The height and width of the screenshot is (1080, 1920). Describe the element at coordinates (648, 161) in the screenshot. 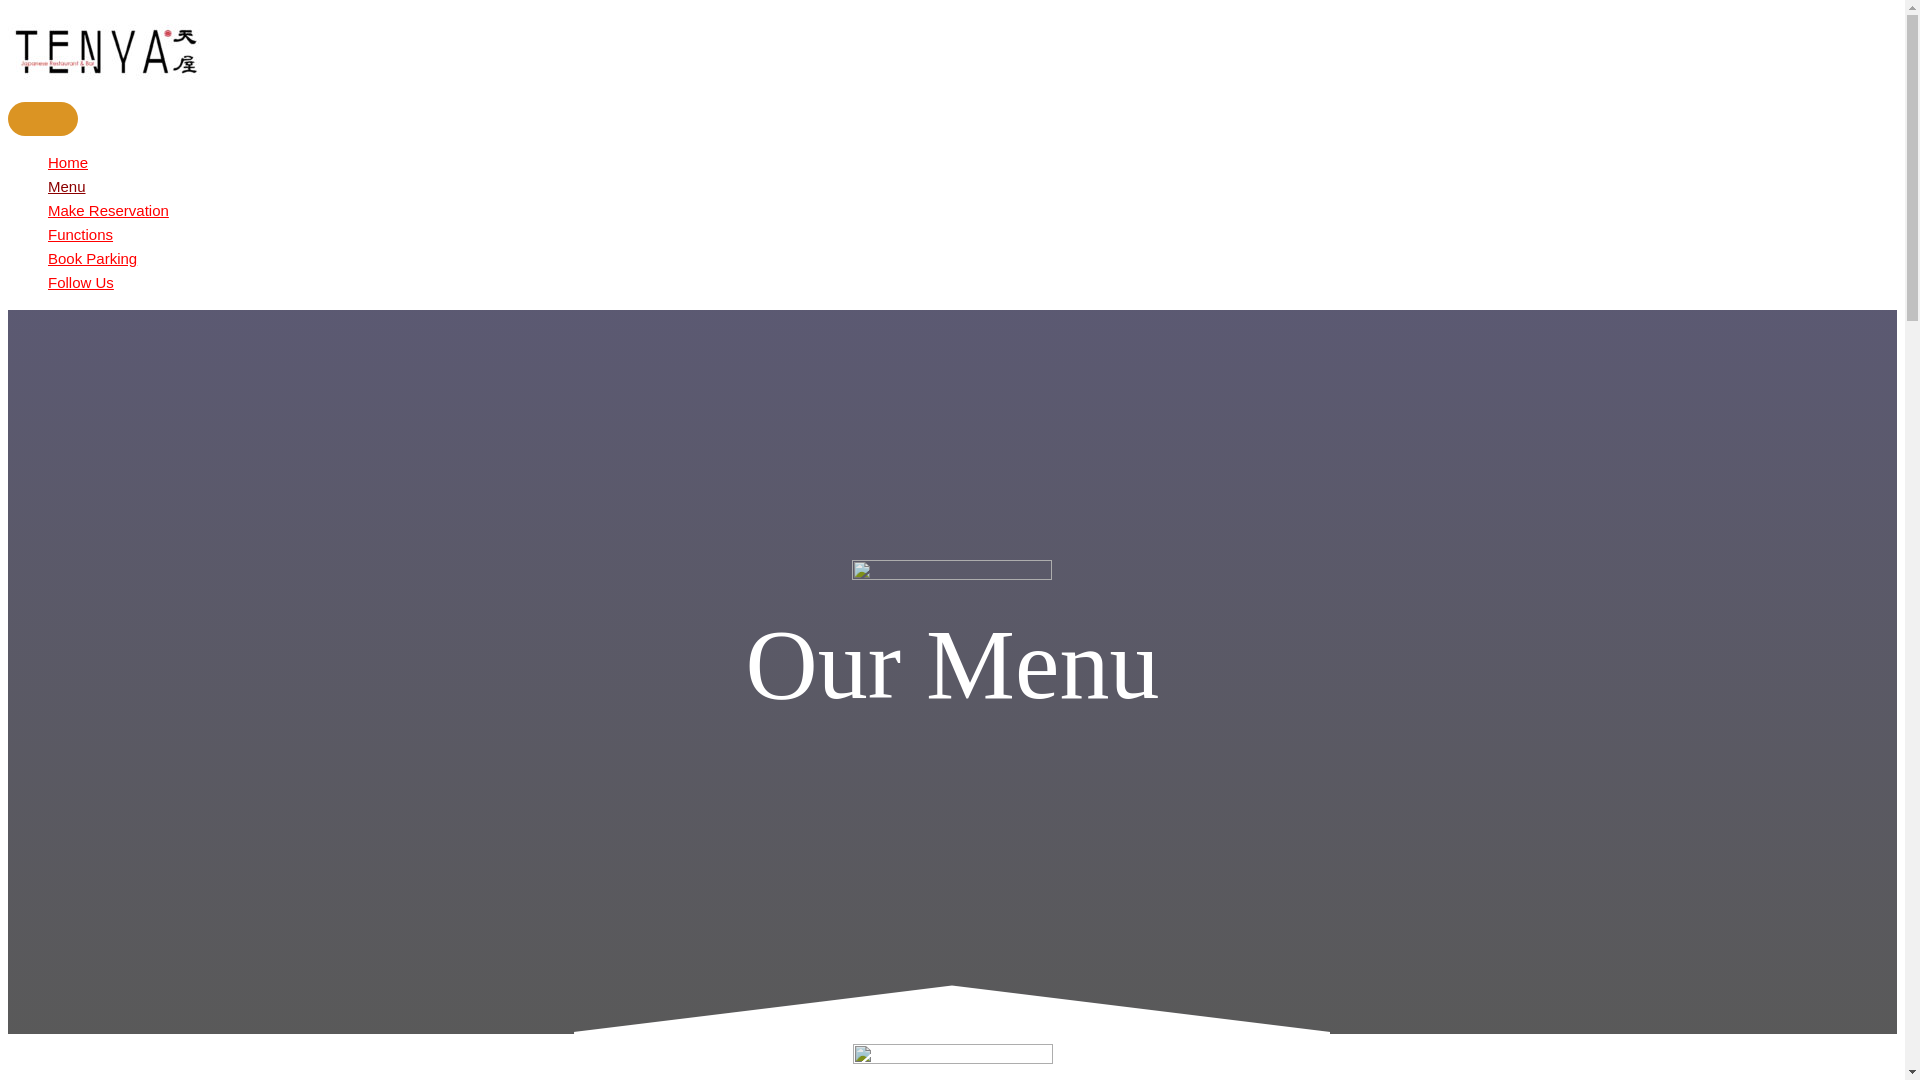

I see `'Home'` at that location.